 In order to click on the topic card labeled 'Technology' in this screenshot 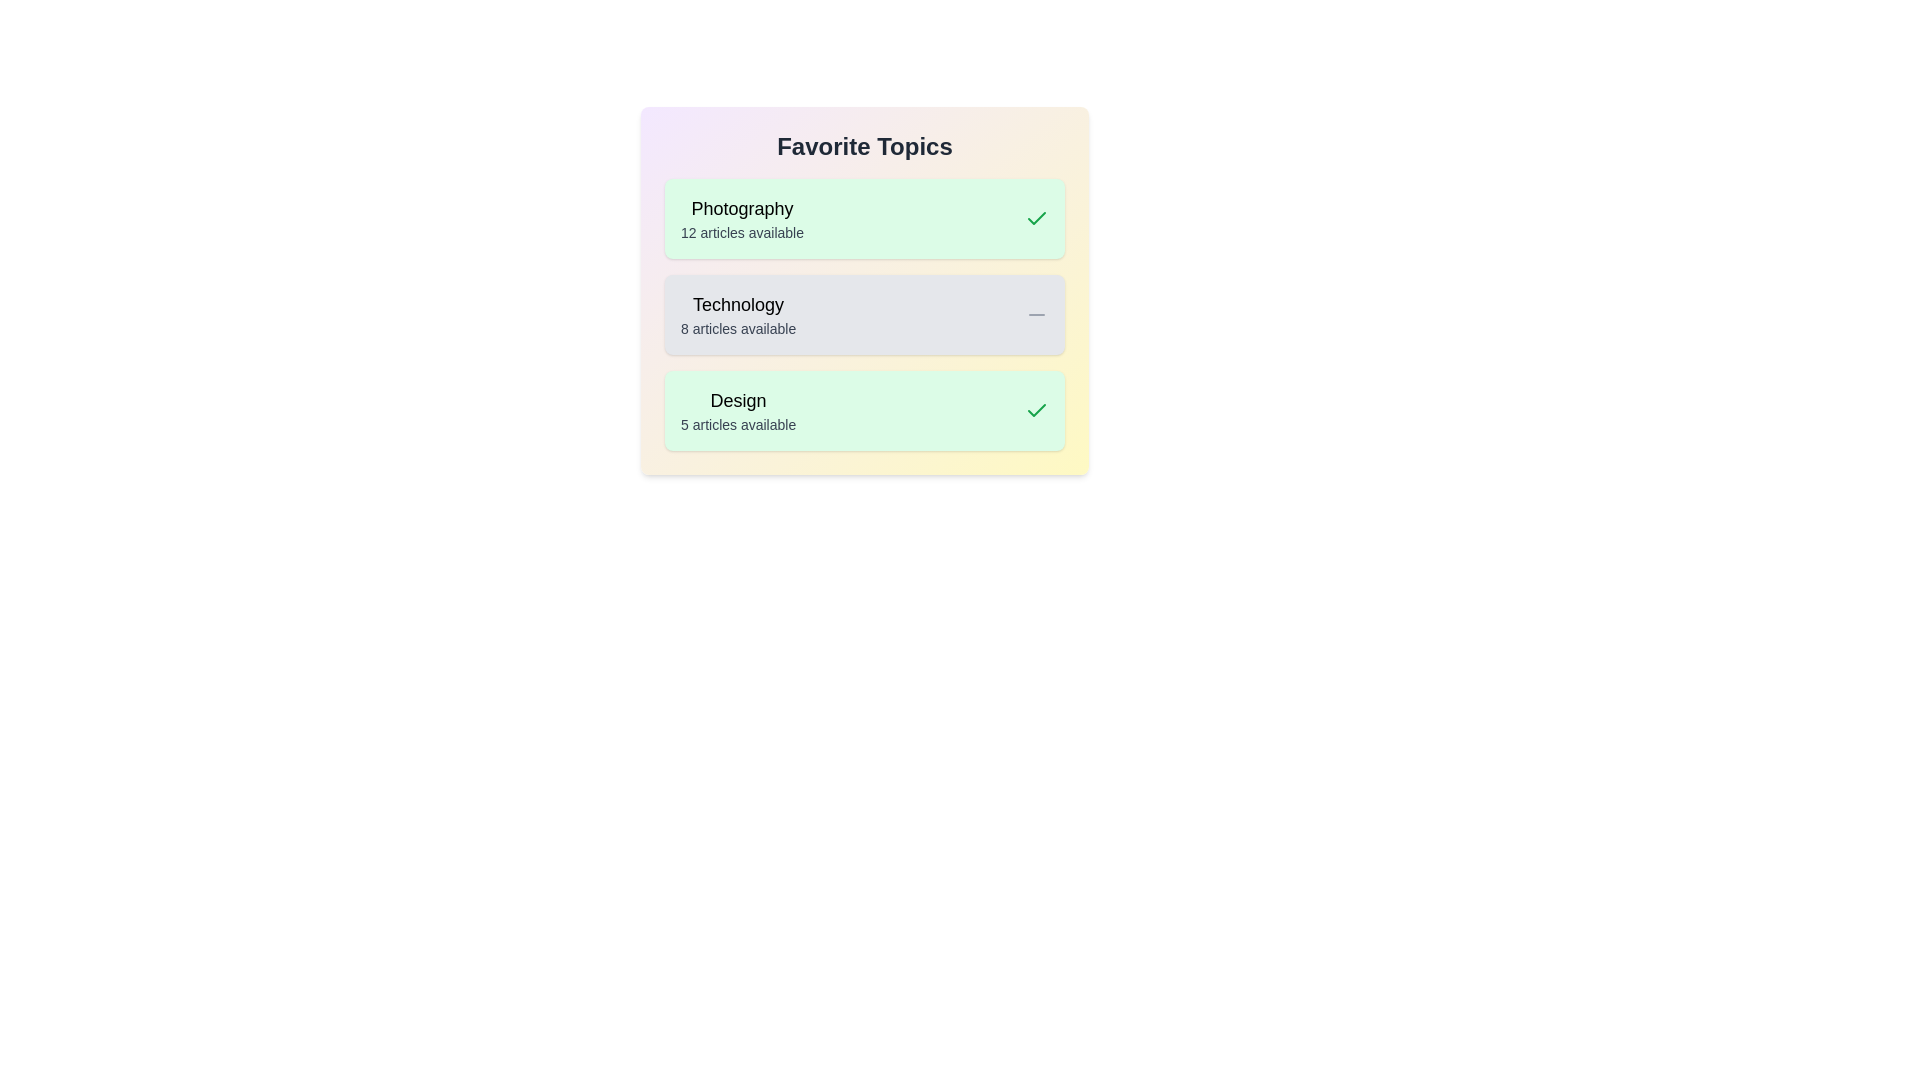, I will do `click(864, 315)`.